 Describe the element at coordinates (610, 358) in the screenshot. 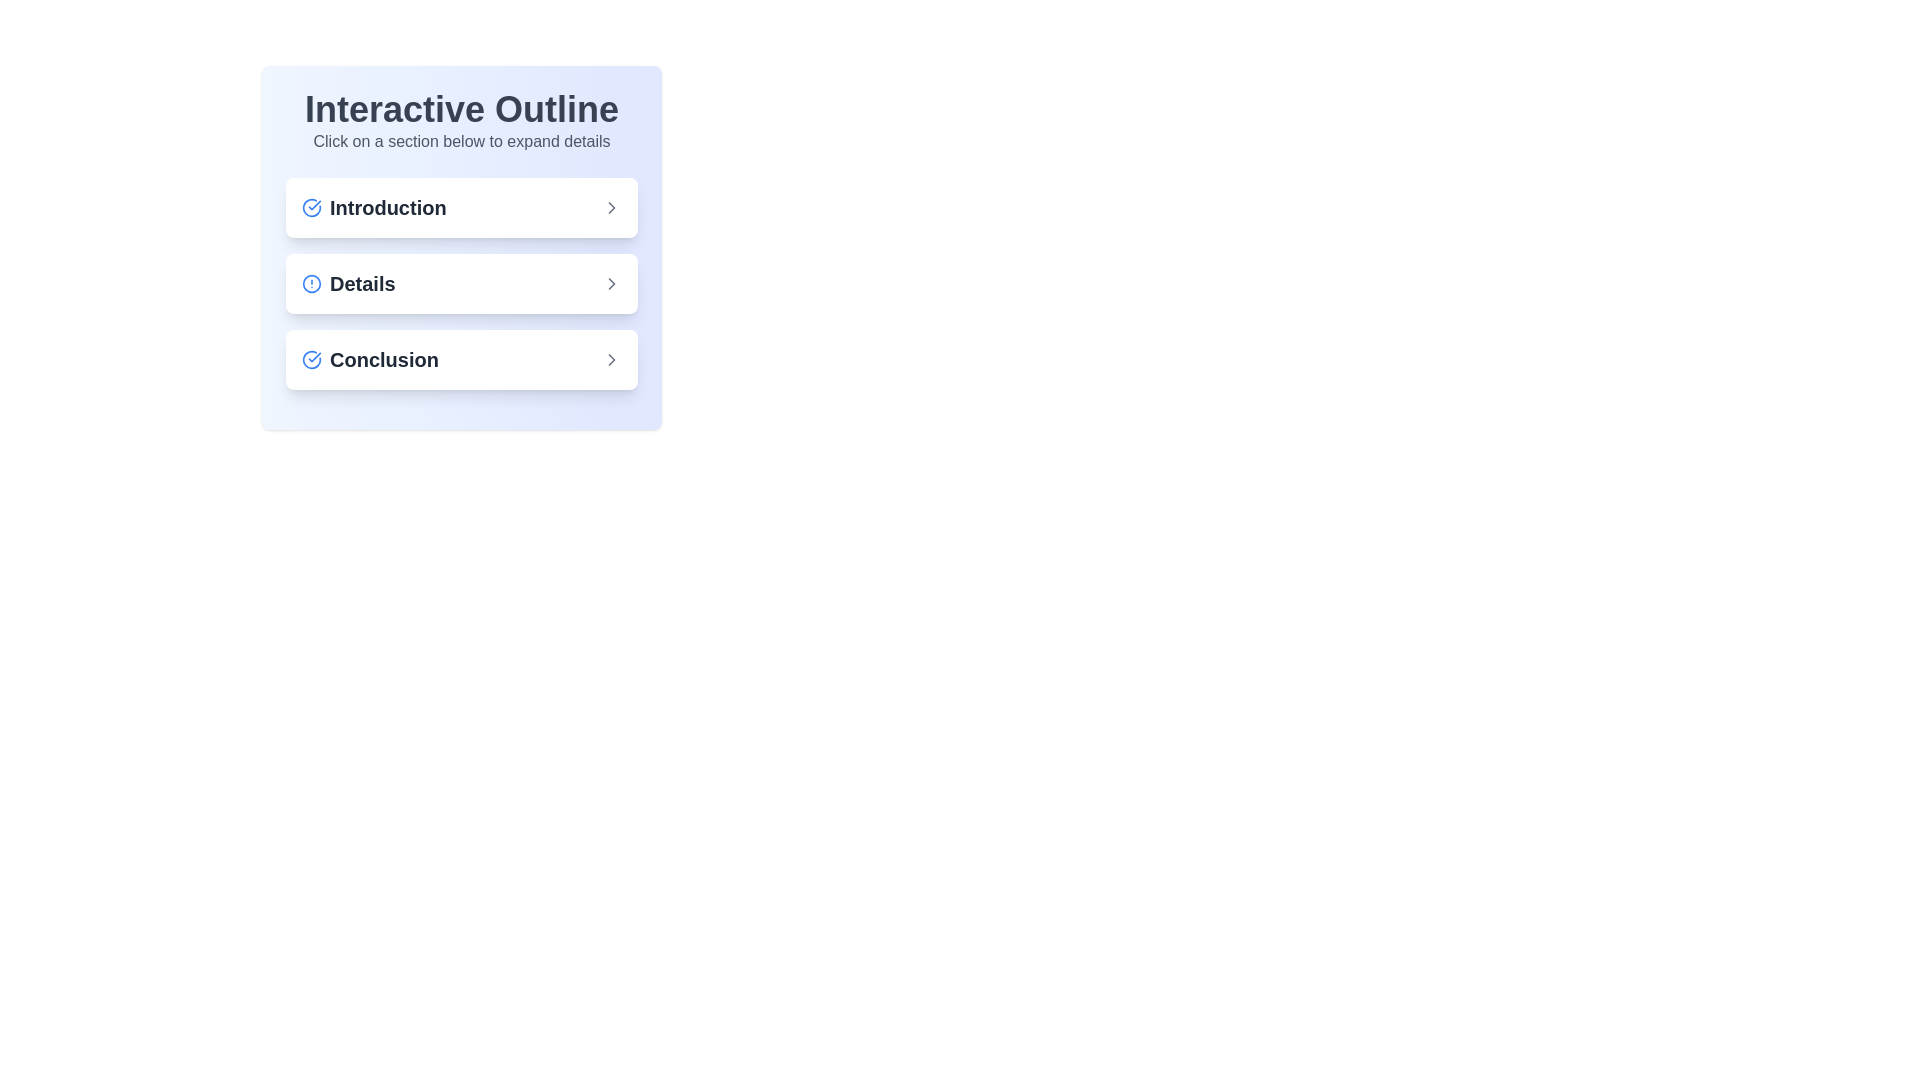

I see `the right-pointing arrow icon located in the Conclusion section, which is represented by a small chevron pattern and is horizontally aligned to the center of the text` at that location.